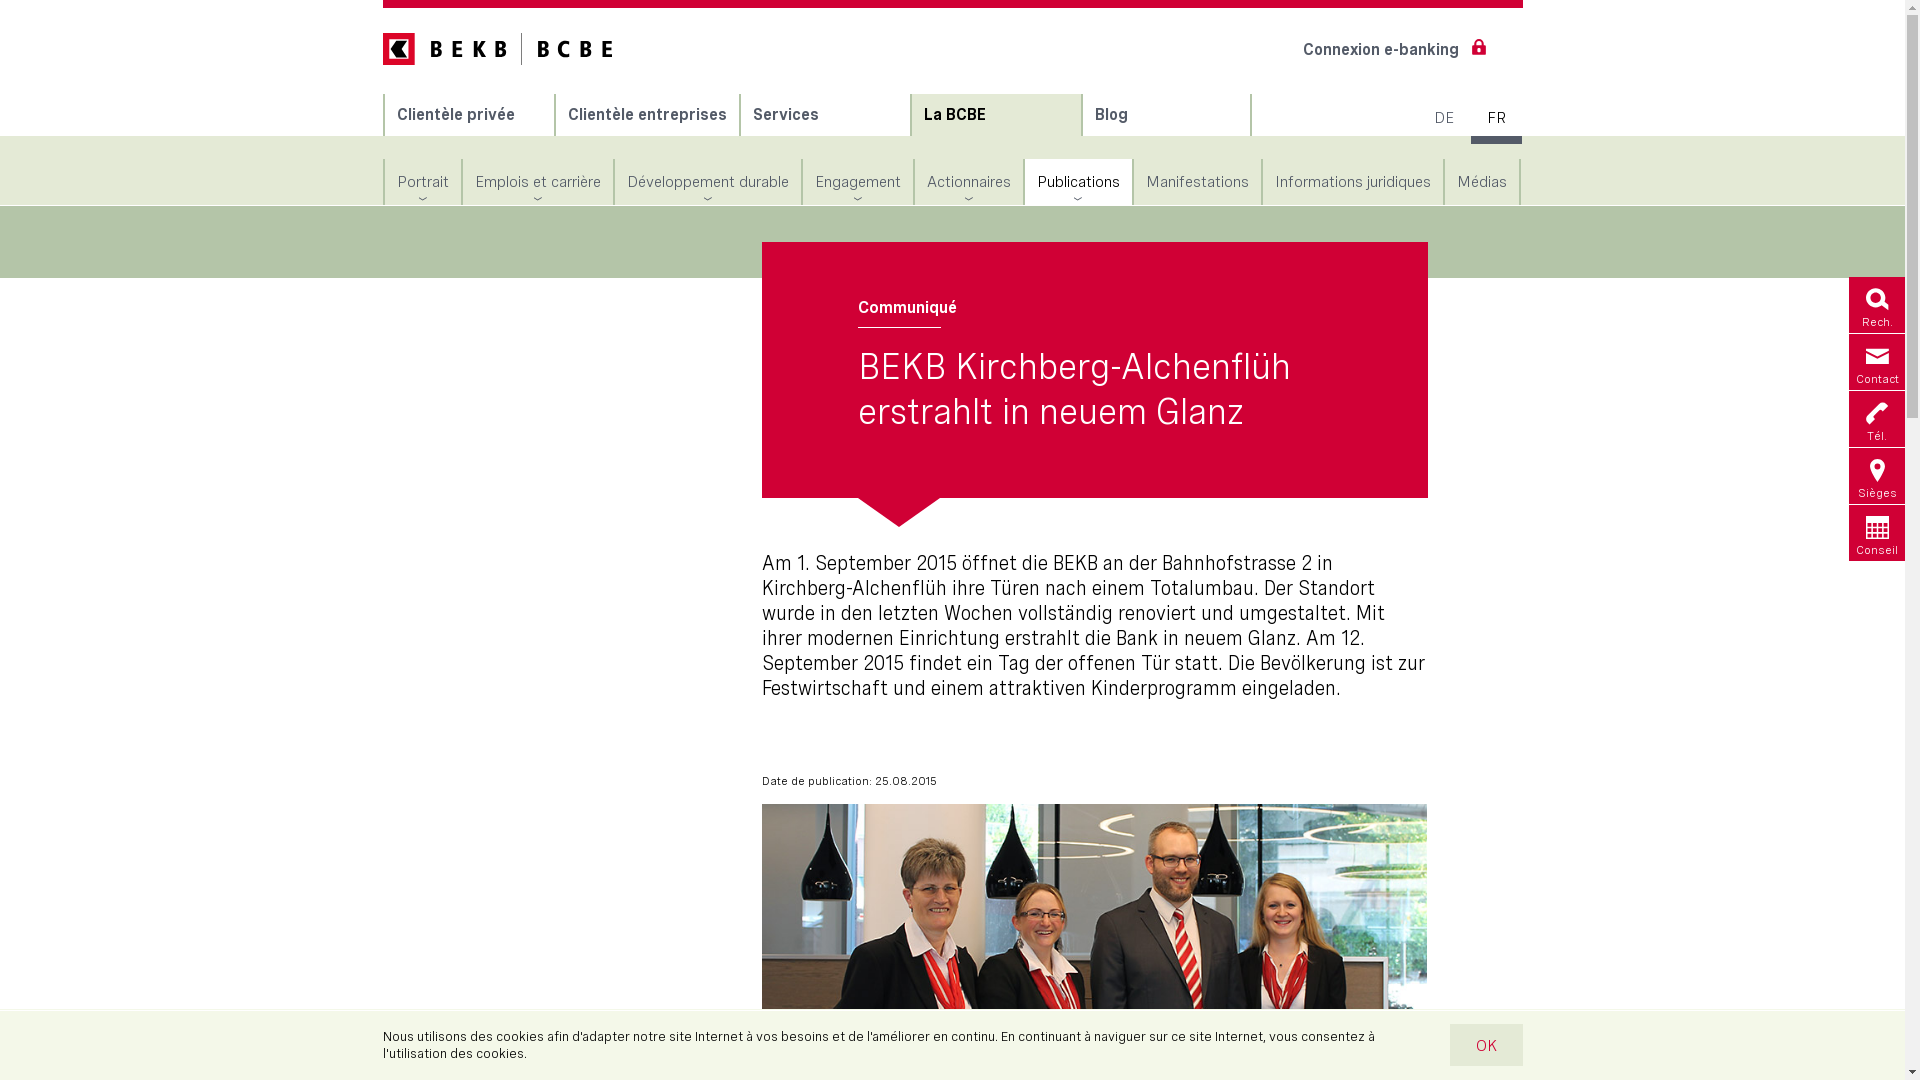 This screenshot has height=1080, width=1920. Describe the element at coordinates (1165, 115) in the screenshot. I see `'Blog'` at that location.